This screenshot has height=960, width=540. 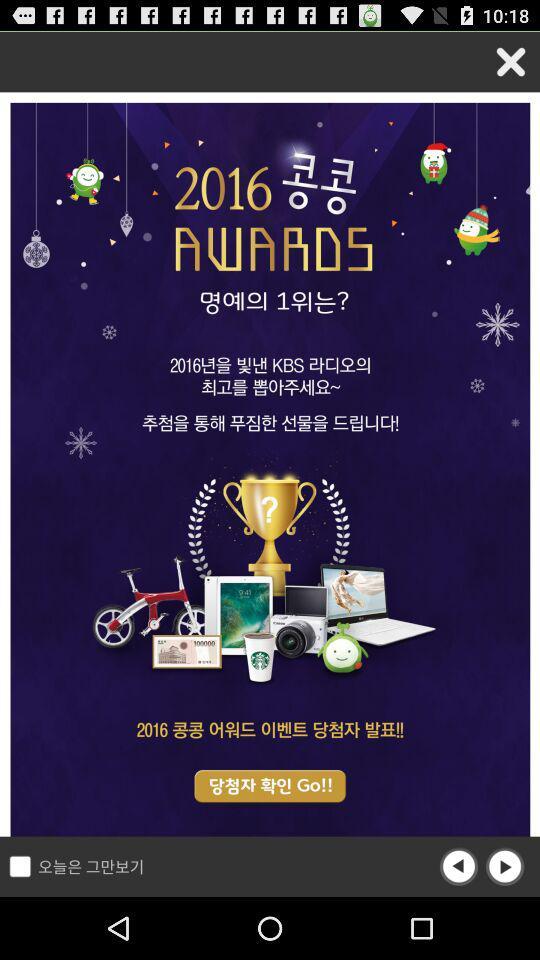 I want to click on the play icon, so click(x=504, y=927).